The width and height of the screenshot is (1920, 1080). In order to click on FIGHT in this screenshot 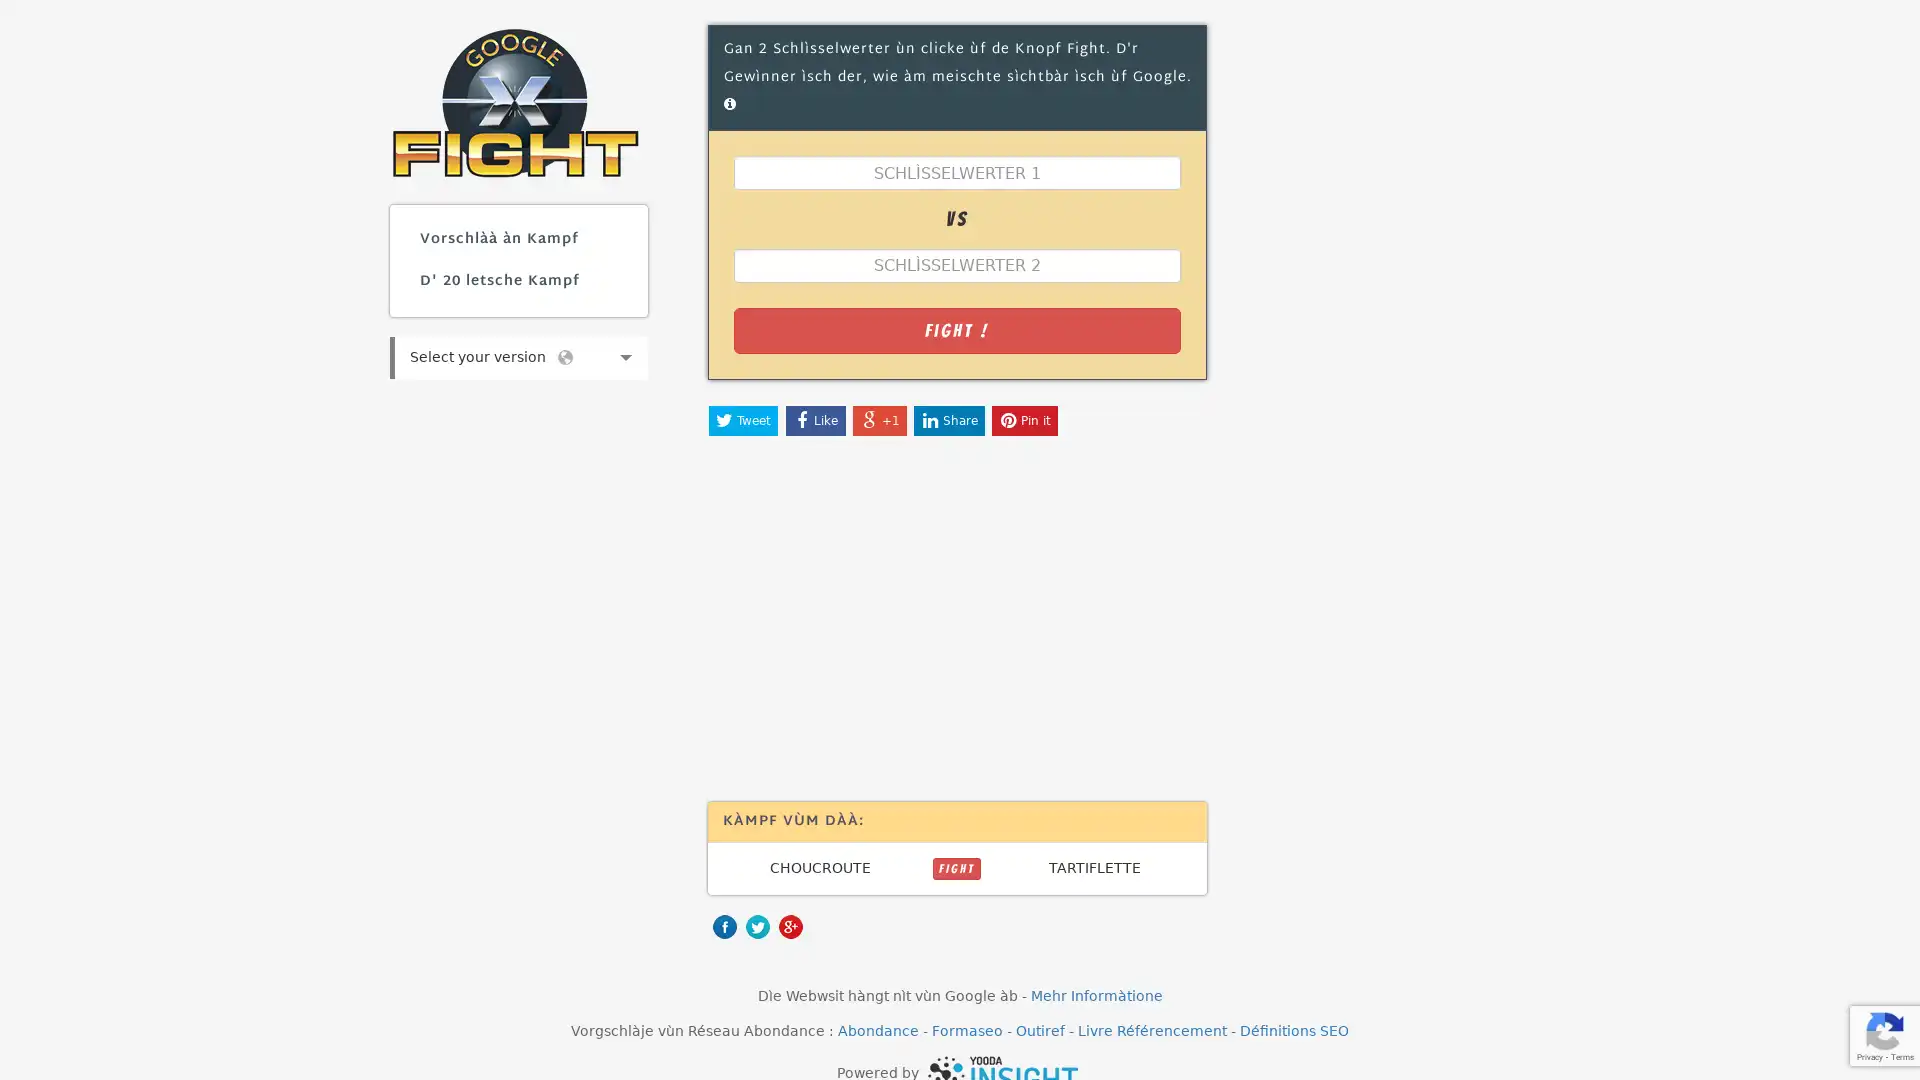, I will do `click(955, 866)`.